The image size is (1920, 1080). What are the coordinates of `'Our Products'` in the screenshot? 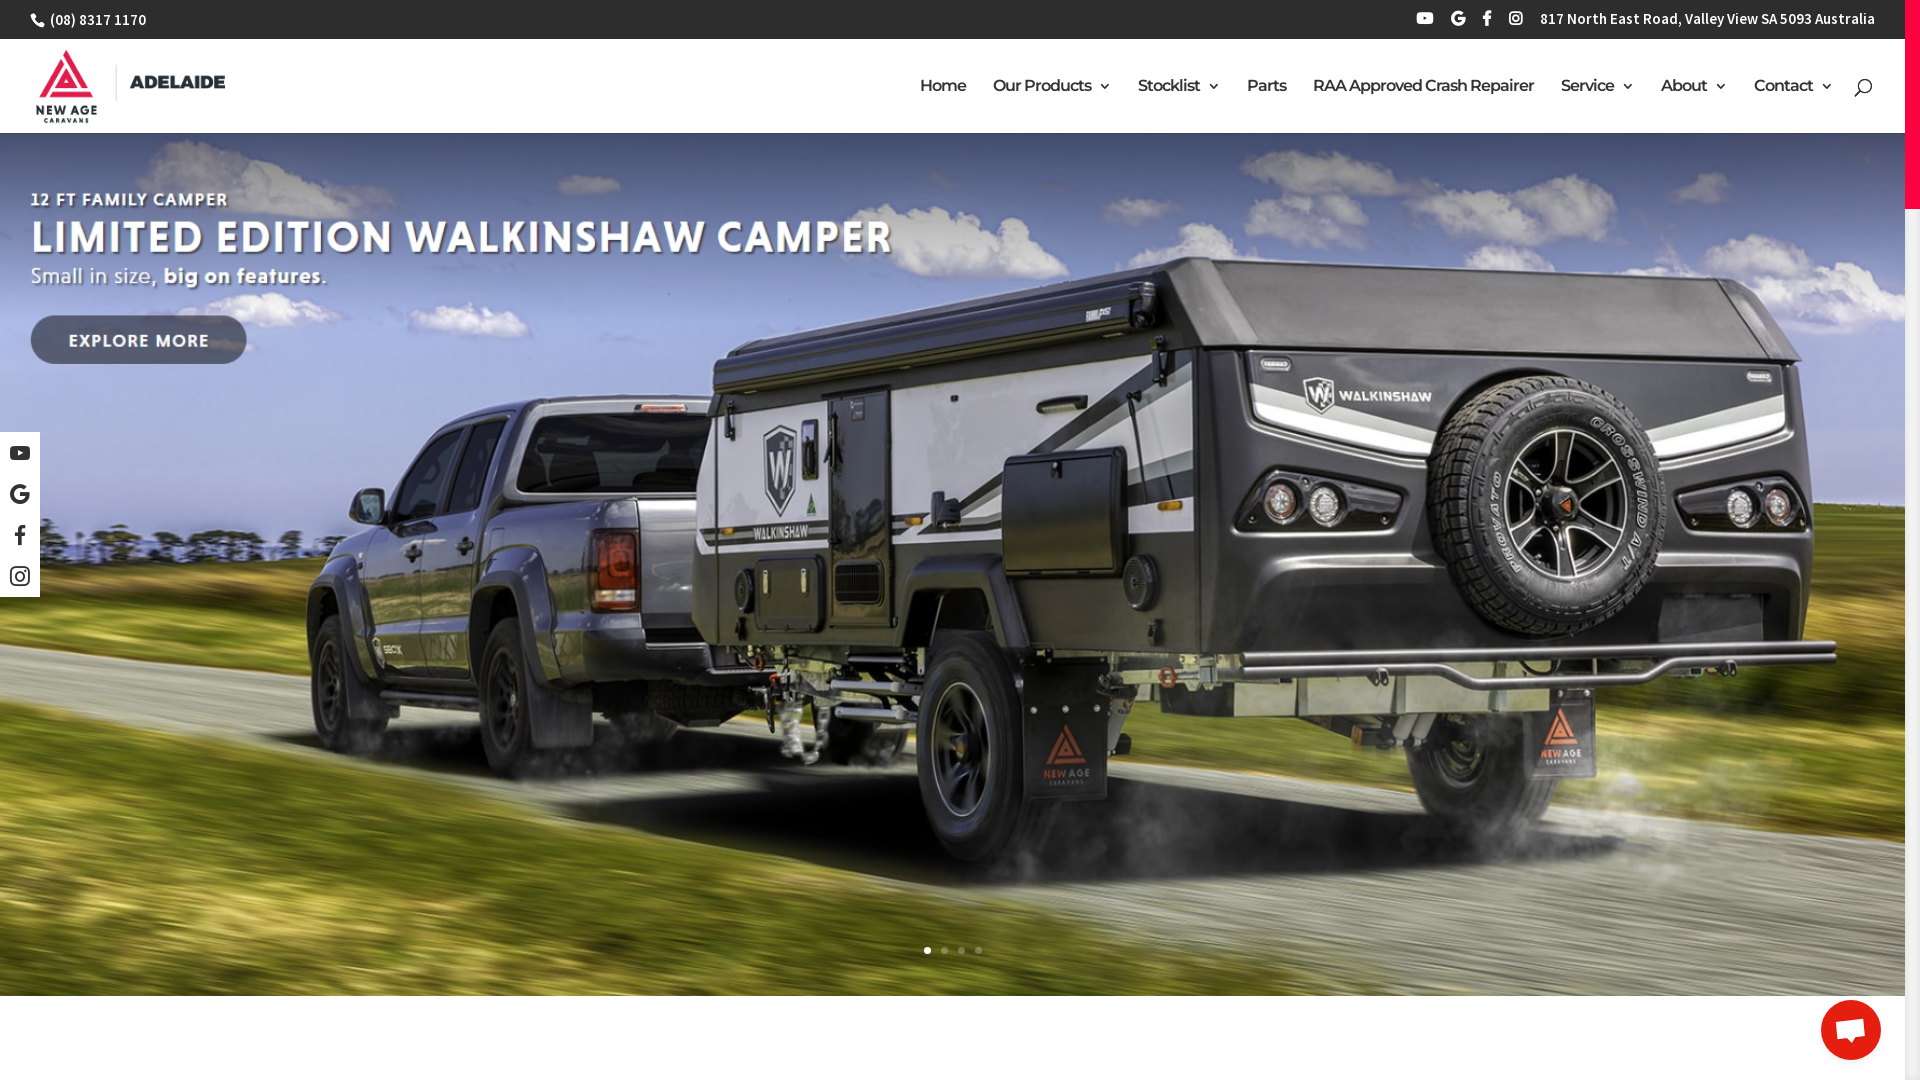 It's located at (1050, 104).